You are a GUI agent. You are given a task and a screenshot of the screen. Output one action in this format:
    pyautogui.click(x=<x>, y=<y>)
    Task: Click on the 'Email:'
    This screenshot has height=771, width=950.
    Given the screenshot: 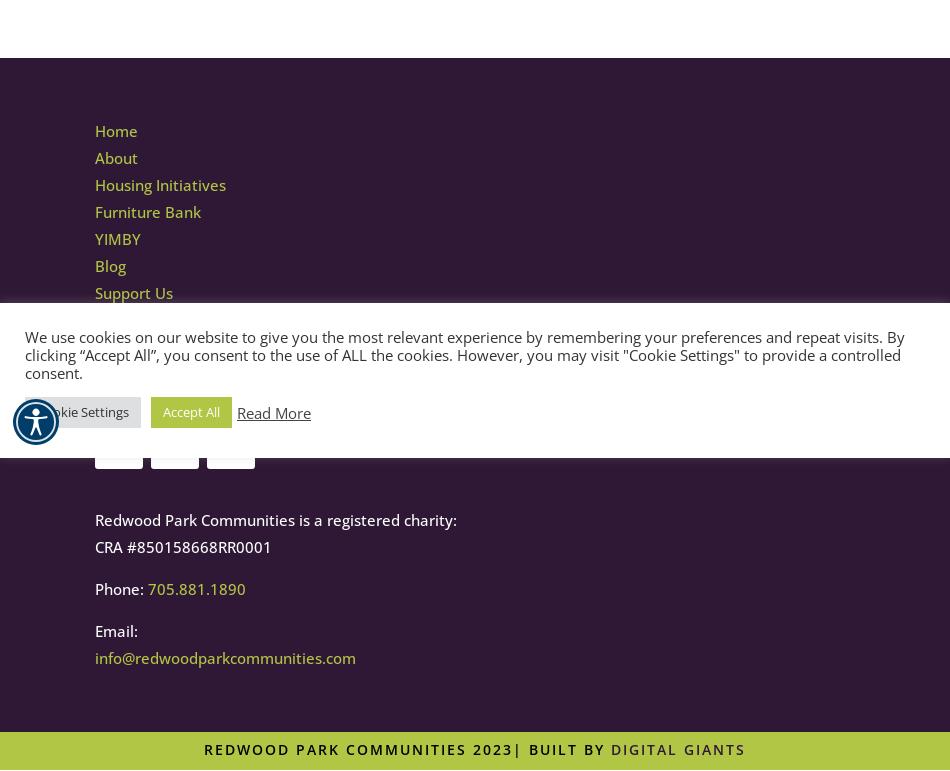 What is the action you would take?
    pyautogui.click(x=116, y=629)
    